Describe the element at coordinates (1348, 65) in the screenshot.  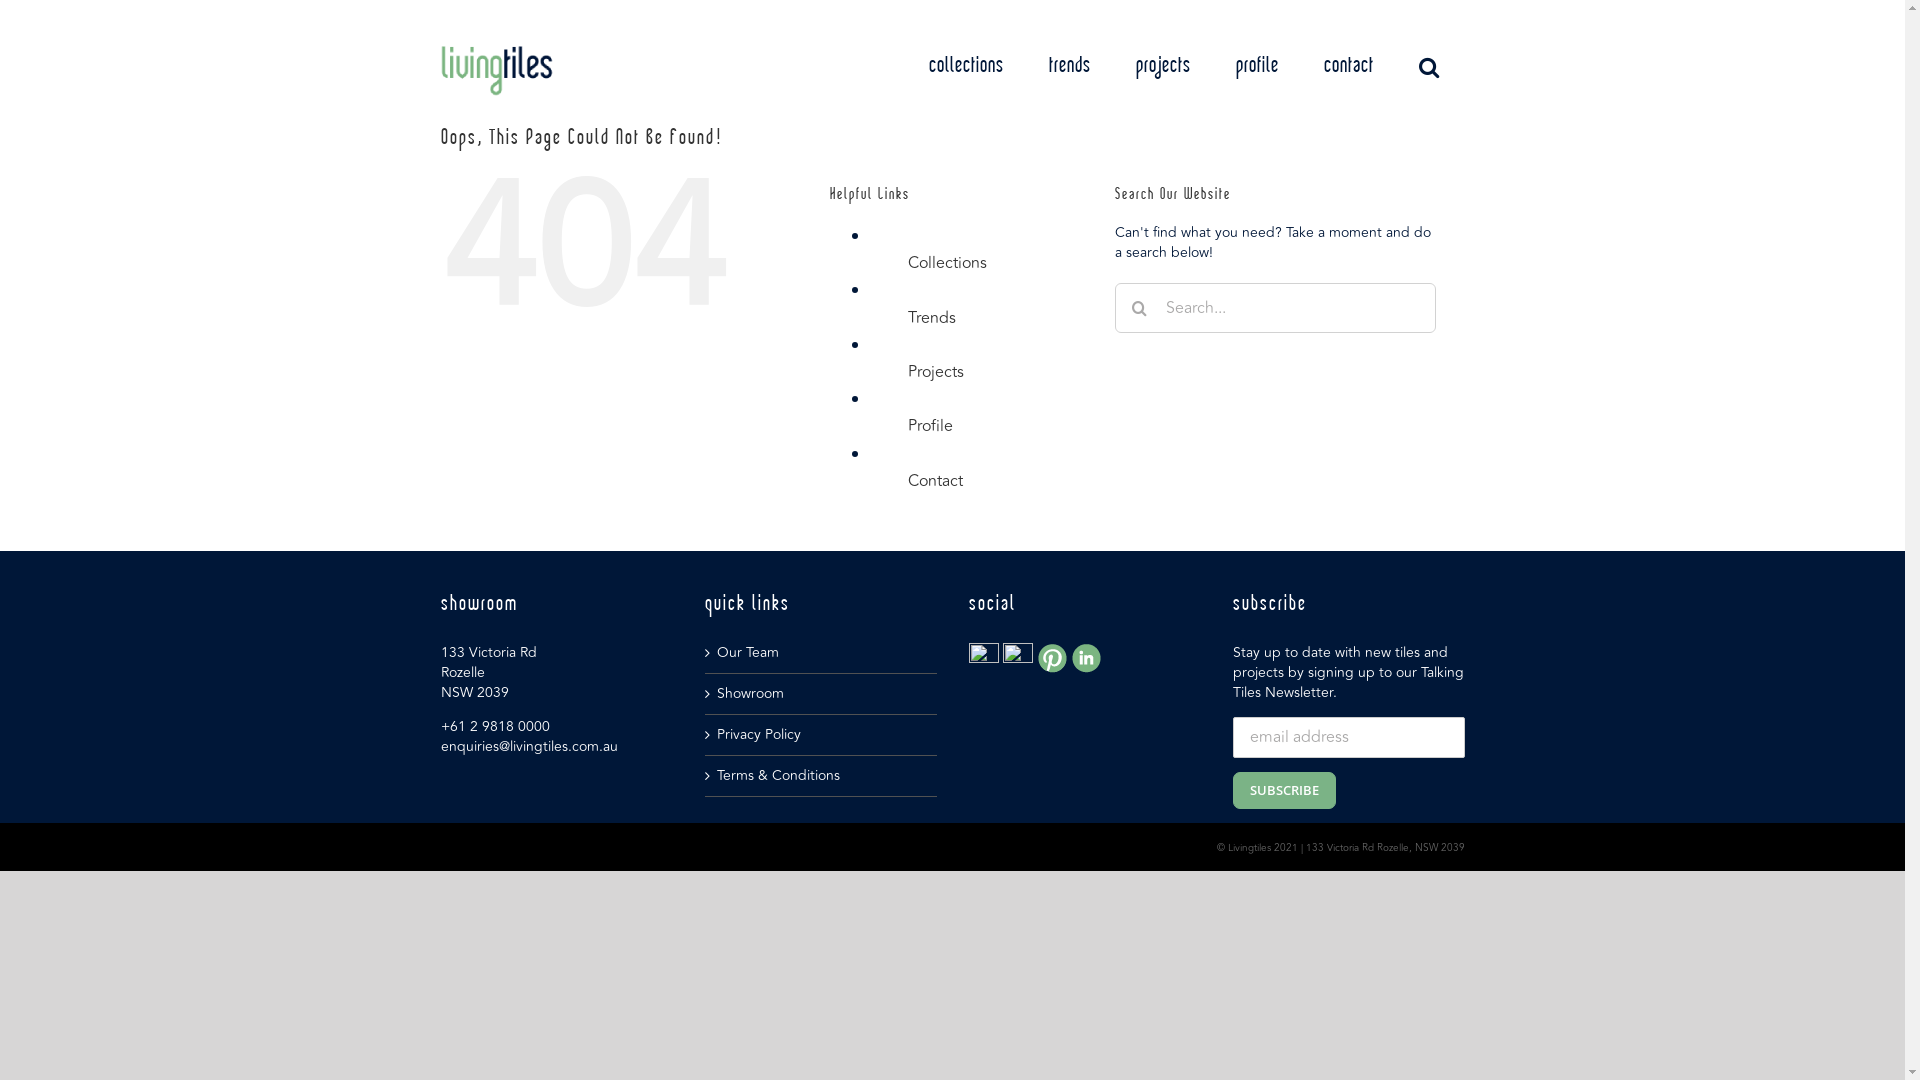
I see `'contact'` at that location.